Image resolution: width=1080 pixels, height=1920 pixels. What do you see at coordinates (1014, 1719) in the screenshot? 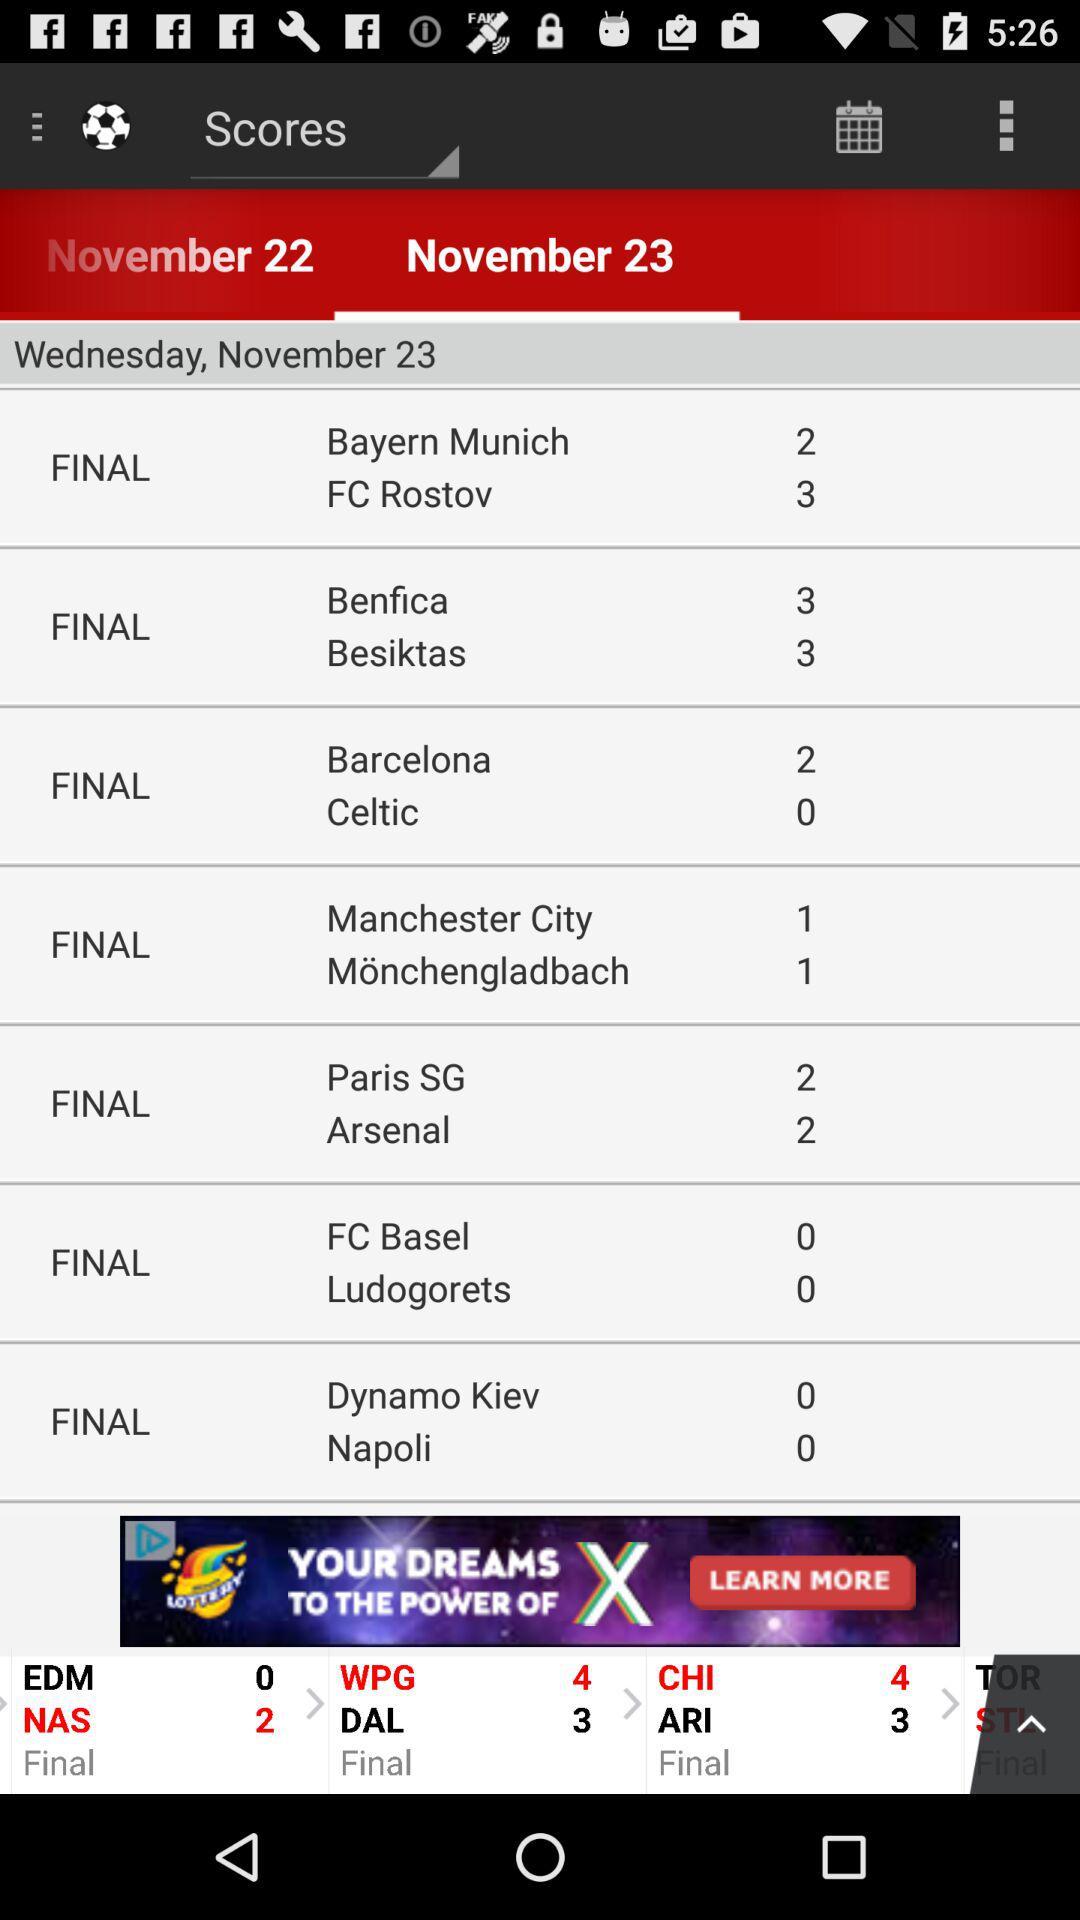
I see `ap arrow` at bounding box center [1014, 1719].